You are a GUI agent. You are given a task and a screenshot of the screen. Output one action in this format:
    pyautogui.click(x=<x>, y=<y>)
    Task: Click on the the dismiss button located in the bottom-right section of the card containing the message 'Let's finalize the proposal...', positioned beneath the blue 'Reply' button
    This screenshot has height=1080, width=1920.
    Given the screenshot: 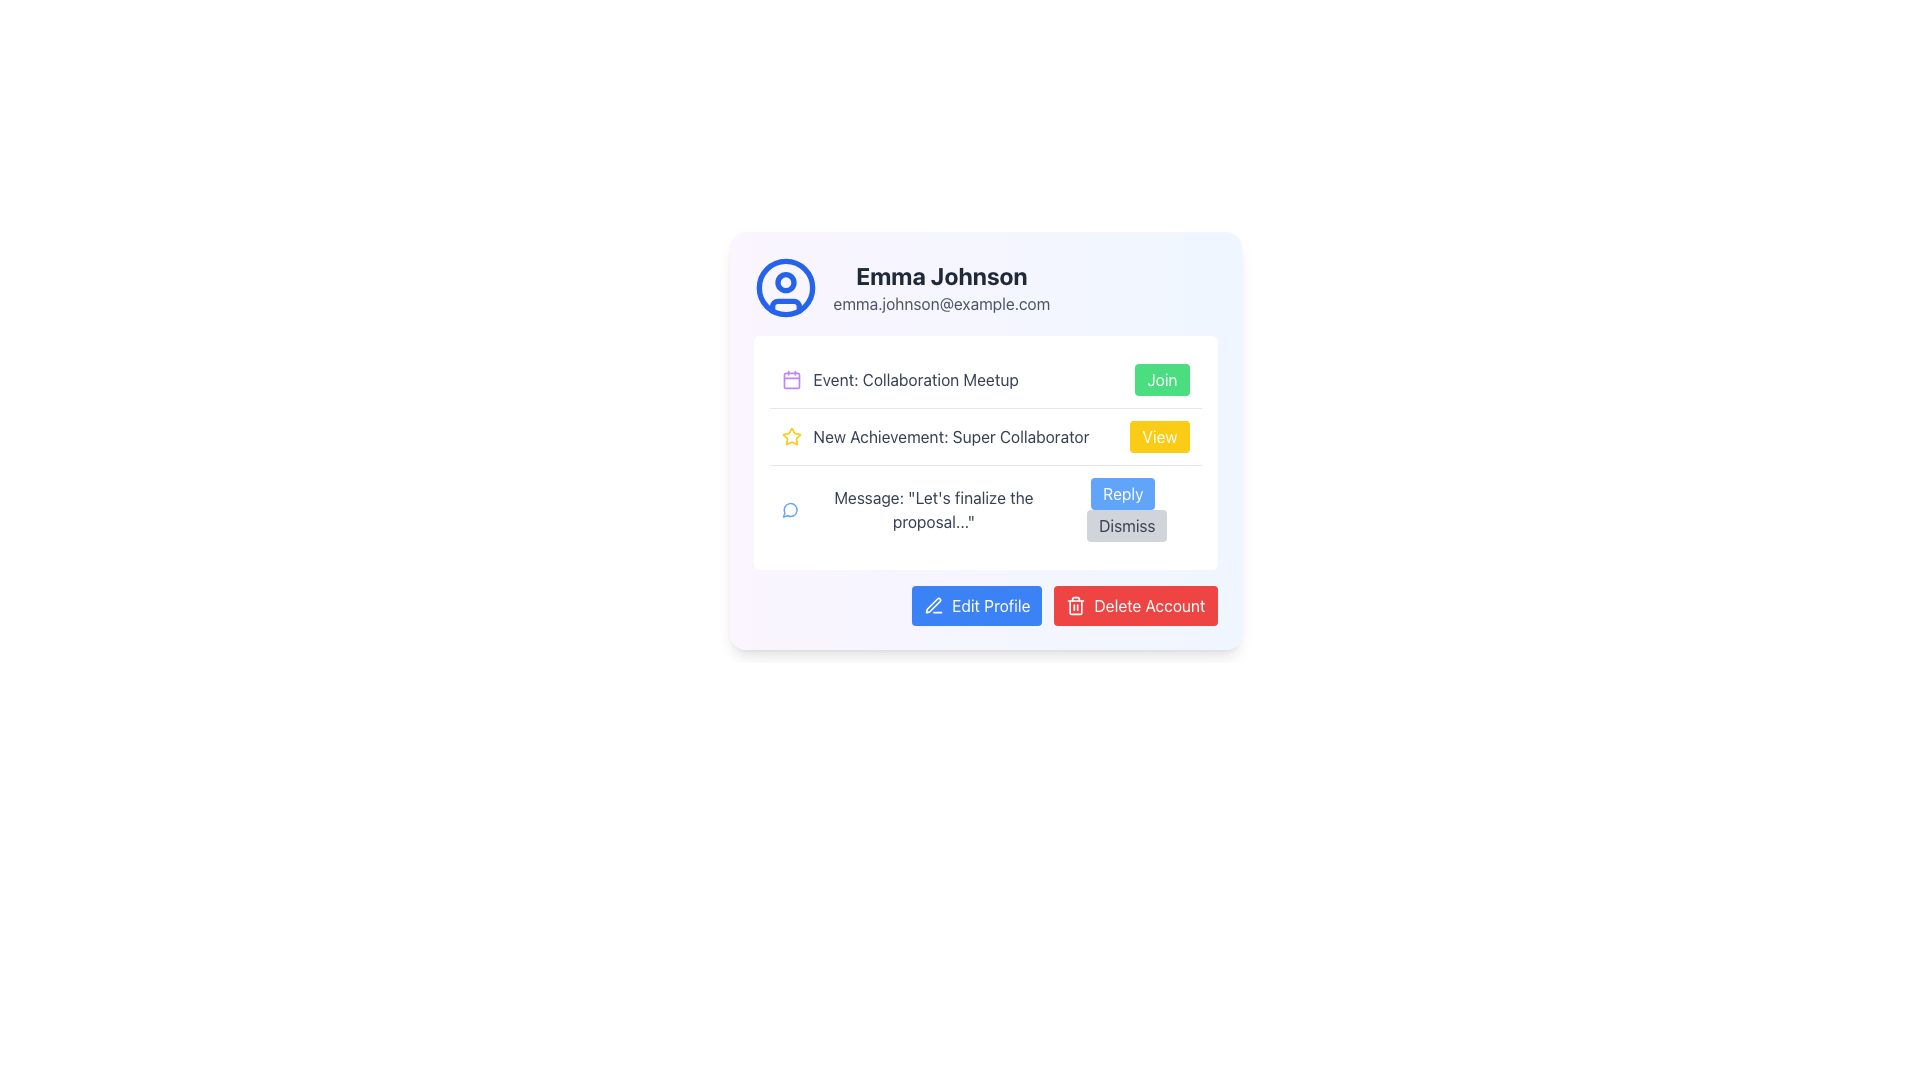 What is the action you would take?
    pyautogui.click(x=1123, y=508)
    